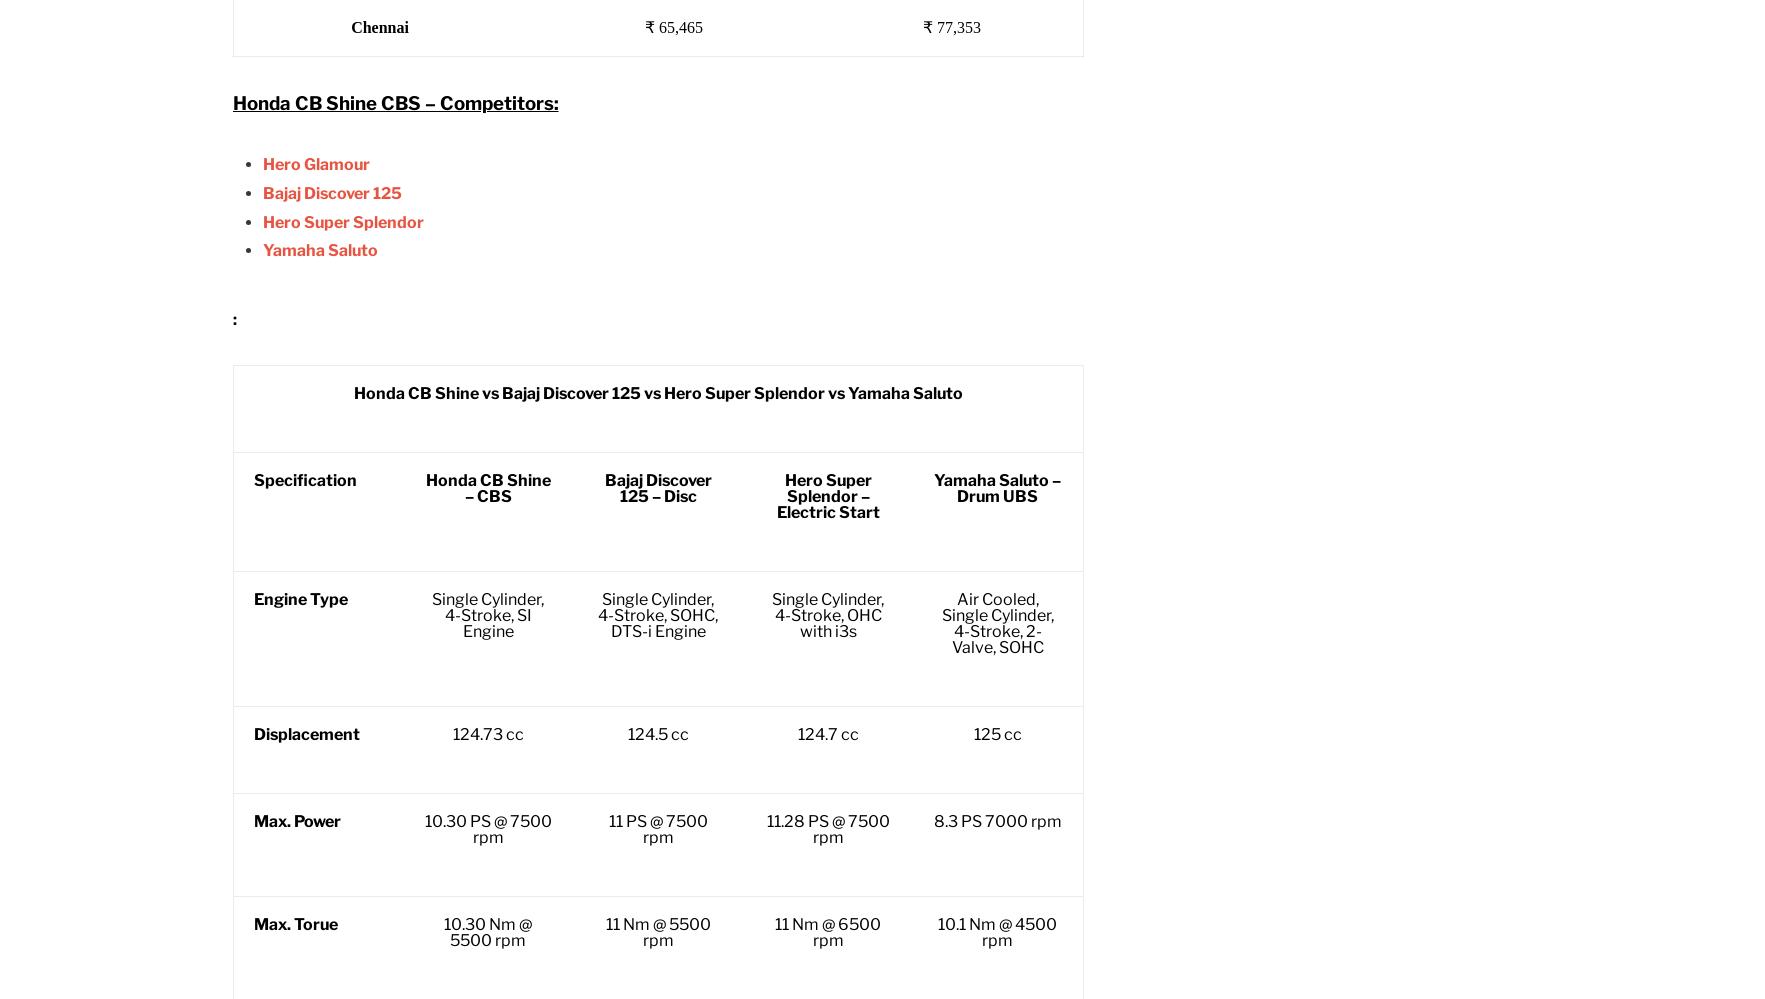  What do you see at coordinates (771, 614) in the screenshot?
I see `'Single Cylinder, 4-Stroke, OHC with i3s'` at bounding box center [771, 614].